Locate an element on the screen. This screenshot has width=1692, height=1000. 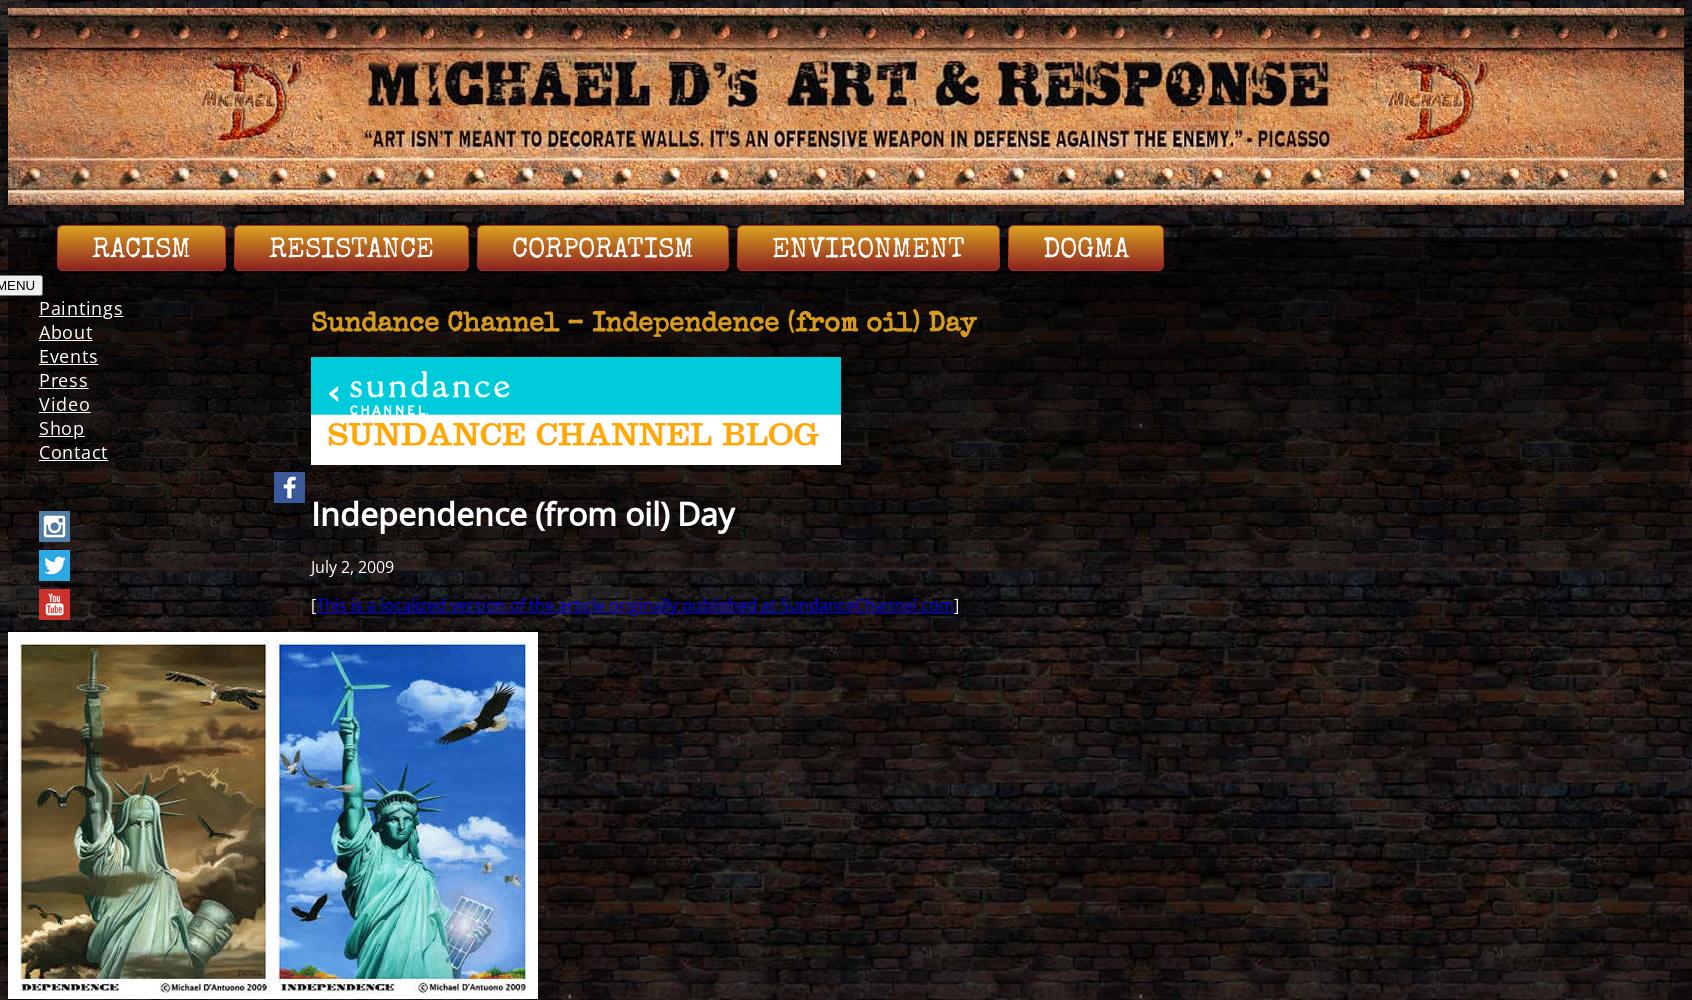
'This is a localized version of the article originally published at SundanceChannel.com' is located at coordinates (634, 603).